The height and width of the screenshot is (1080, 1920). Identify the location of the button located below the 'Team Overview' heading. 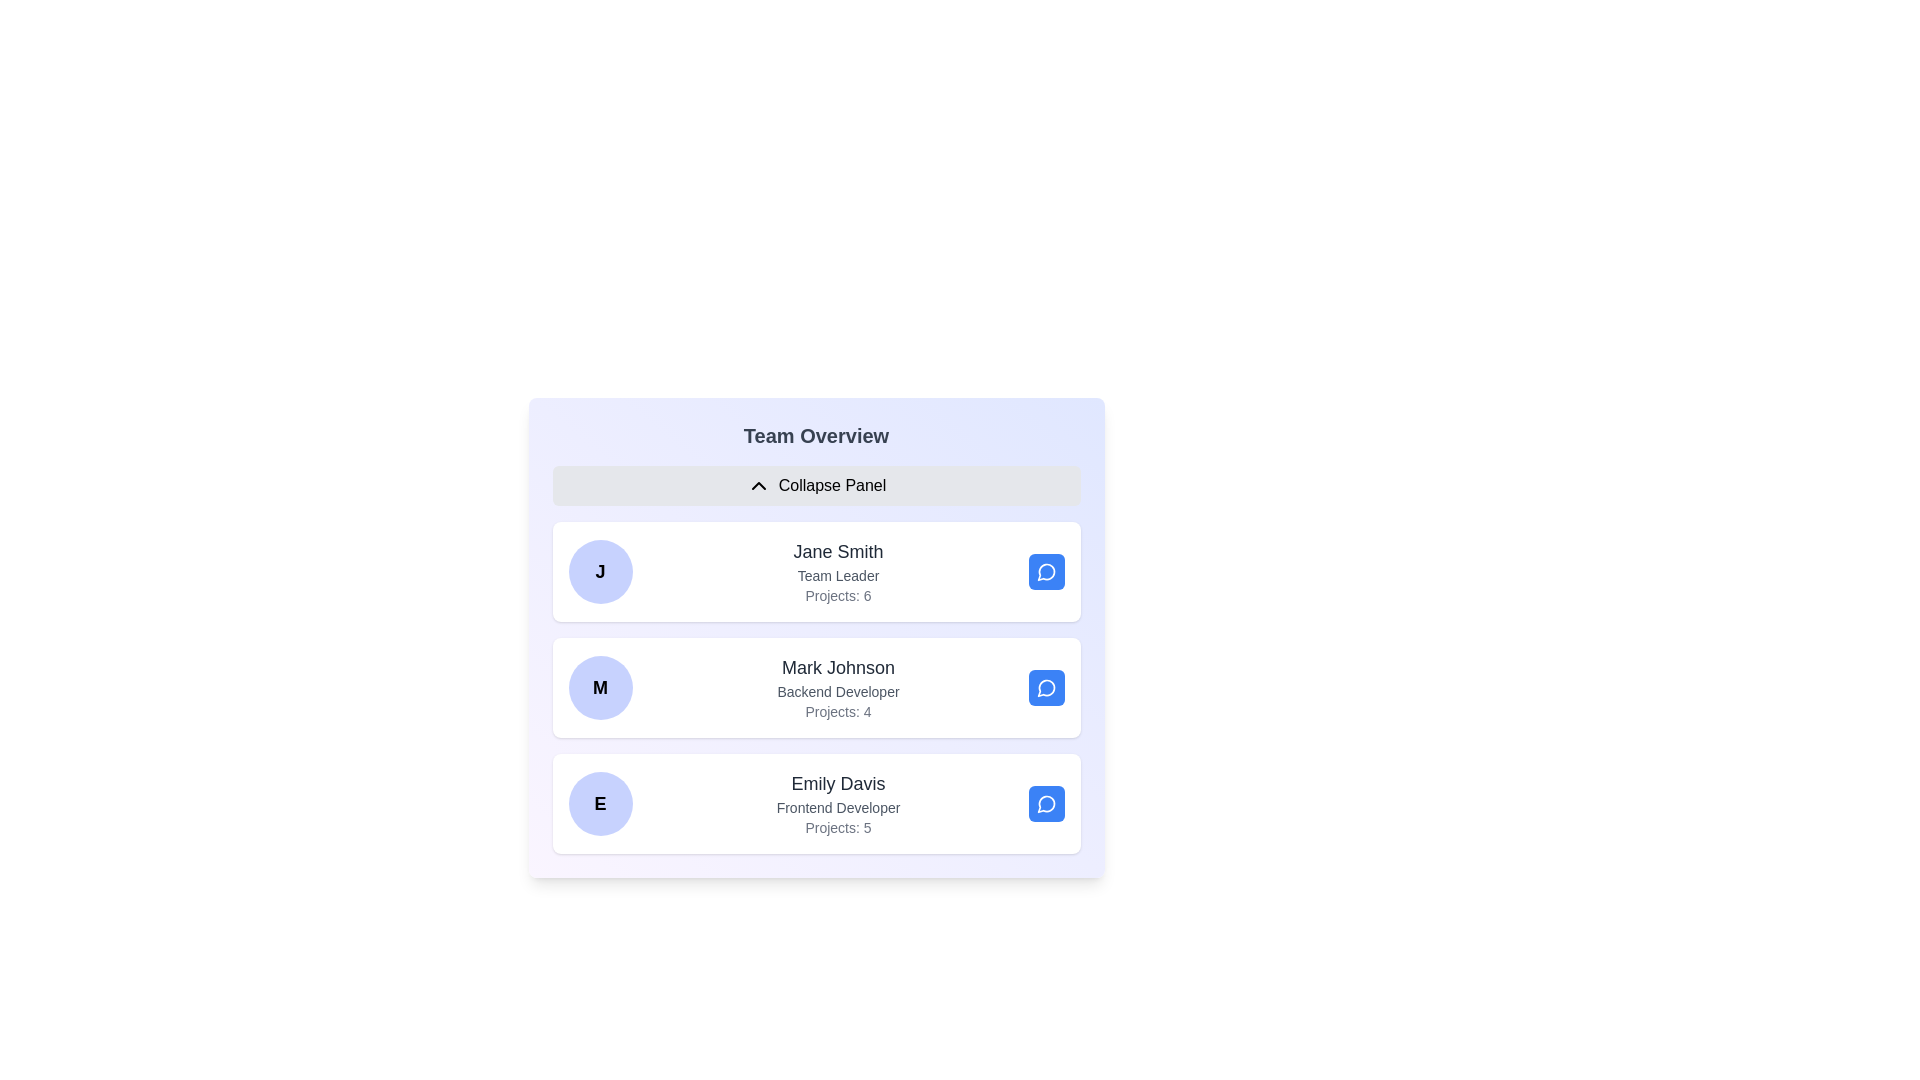
(816, 486).